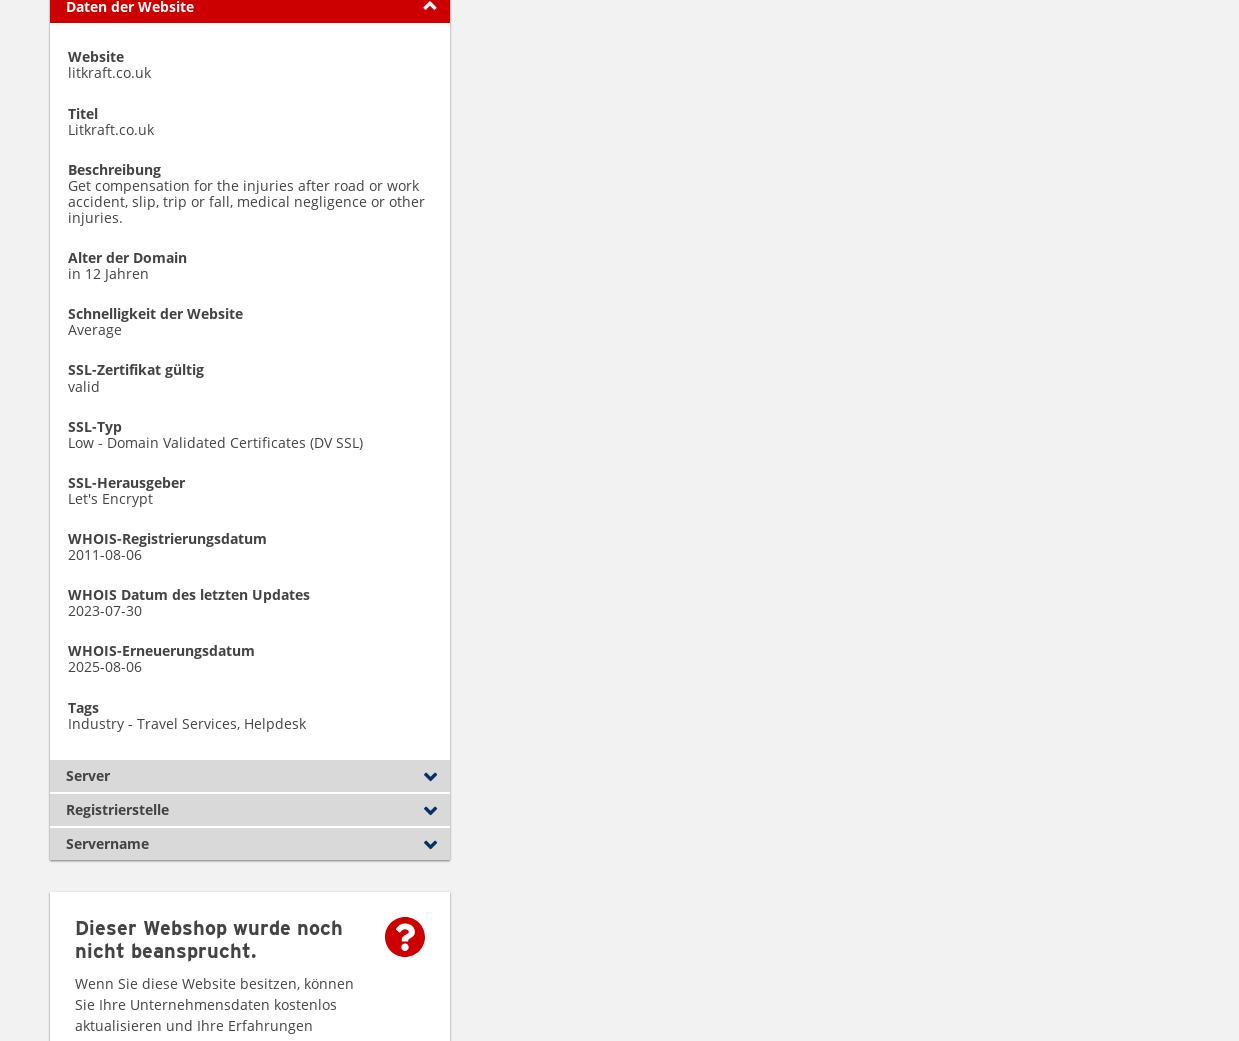 This screenshot has height=1041, width=1239. What do you see at coordinates (82, 112) in the screenshot?
I see `'Titel'` at bounding box center [82, 112].